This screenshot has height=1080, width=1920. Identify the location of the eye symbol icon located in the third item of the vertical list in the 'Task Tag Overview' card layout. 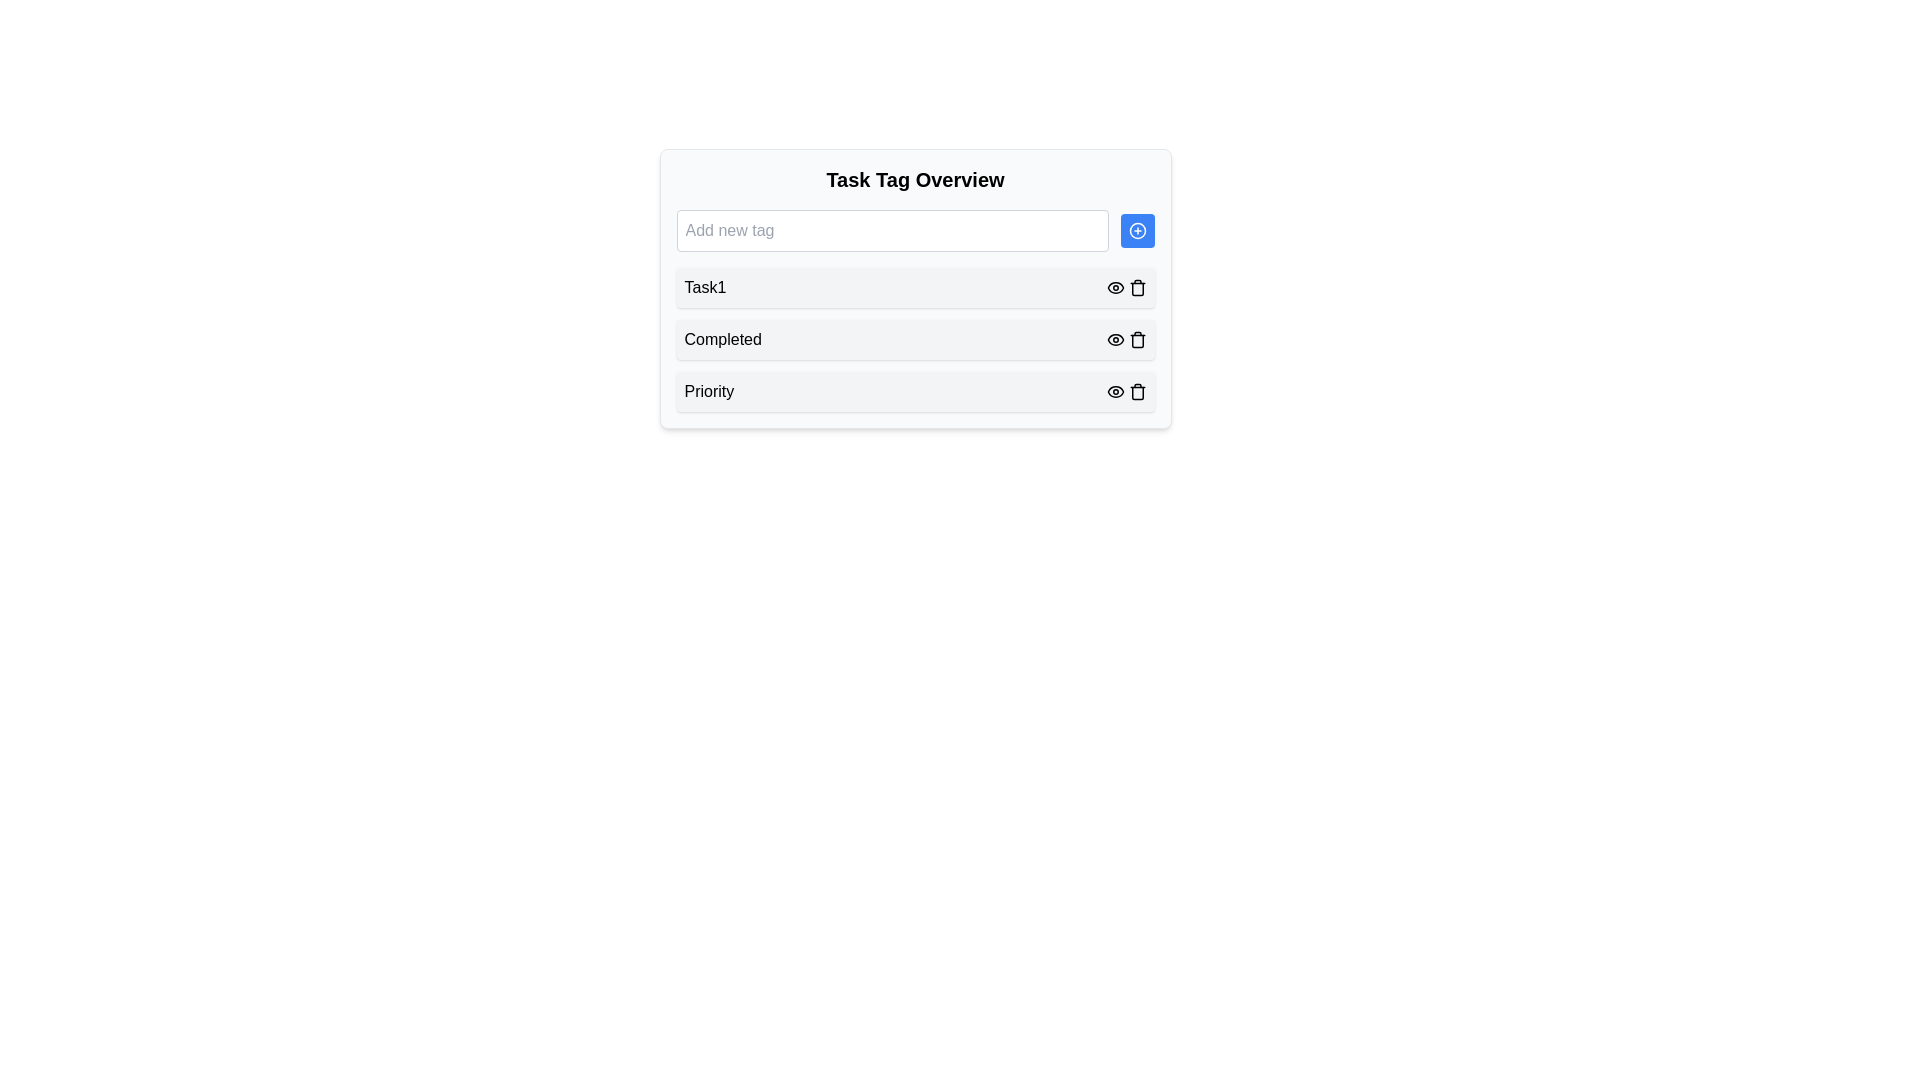
(1114, 392).